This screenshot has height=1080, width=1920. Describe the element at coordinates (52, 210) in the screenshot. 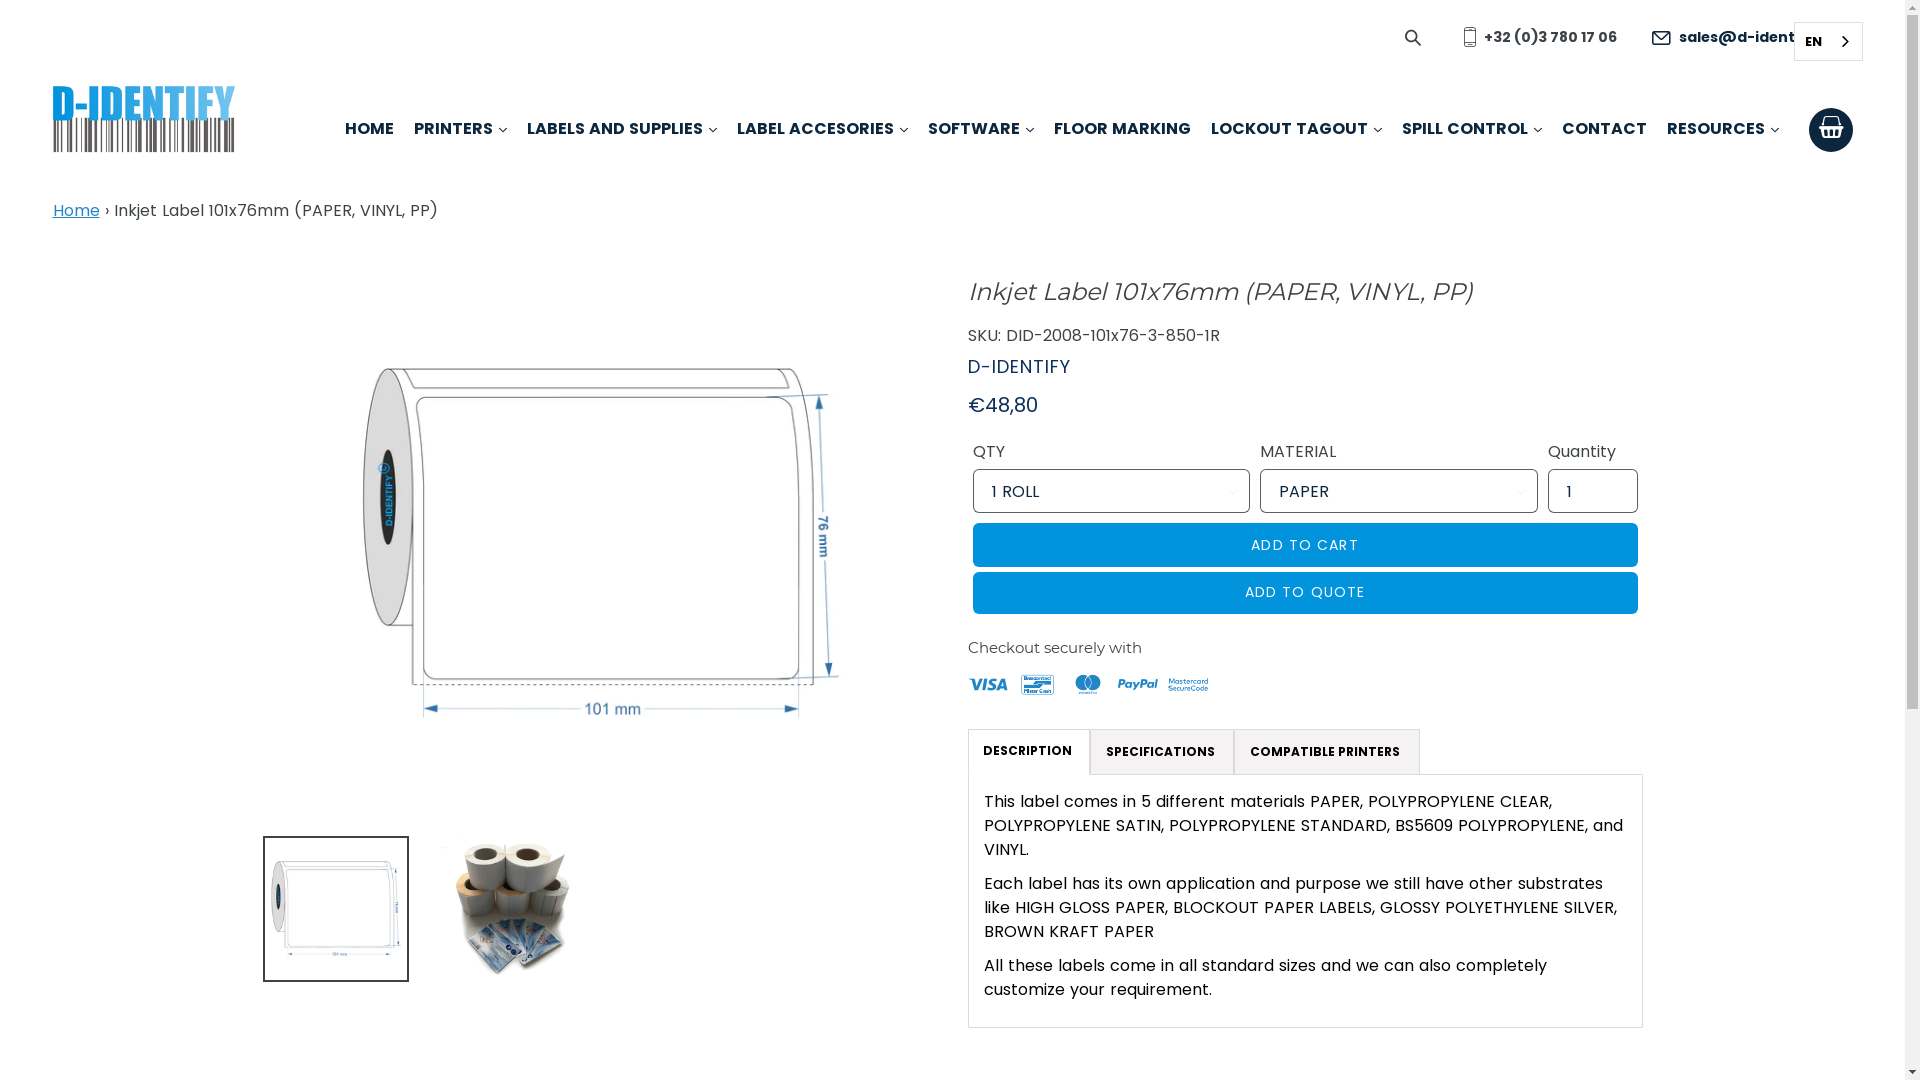

I see `'Home'` at that location.